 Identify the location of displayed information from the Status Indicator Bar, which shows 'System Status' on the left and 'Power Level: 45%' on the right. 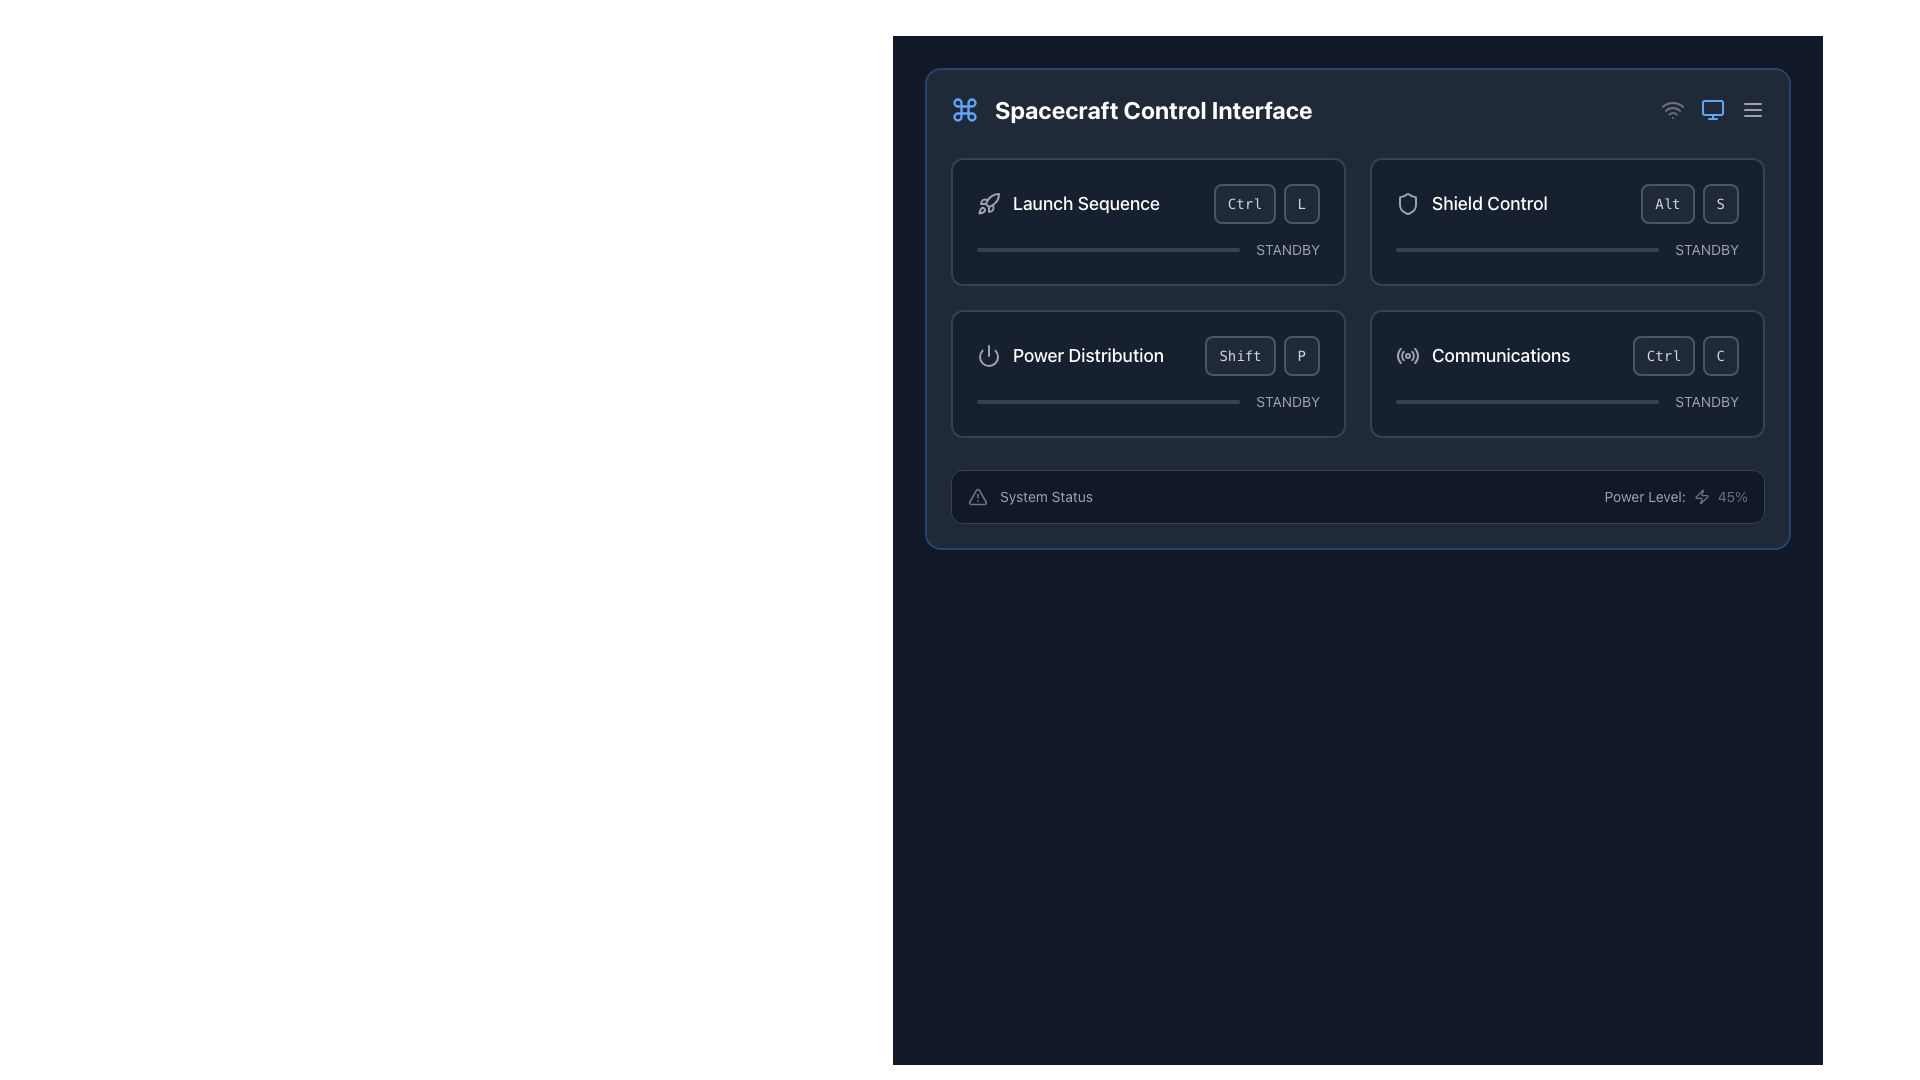
(1358, 496).